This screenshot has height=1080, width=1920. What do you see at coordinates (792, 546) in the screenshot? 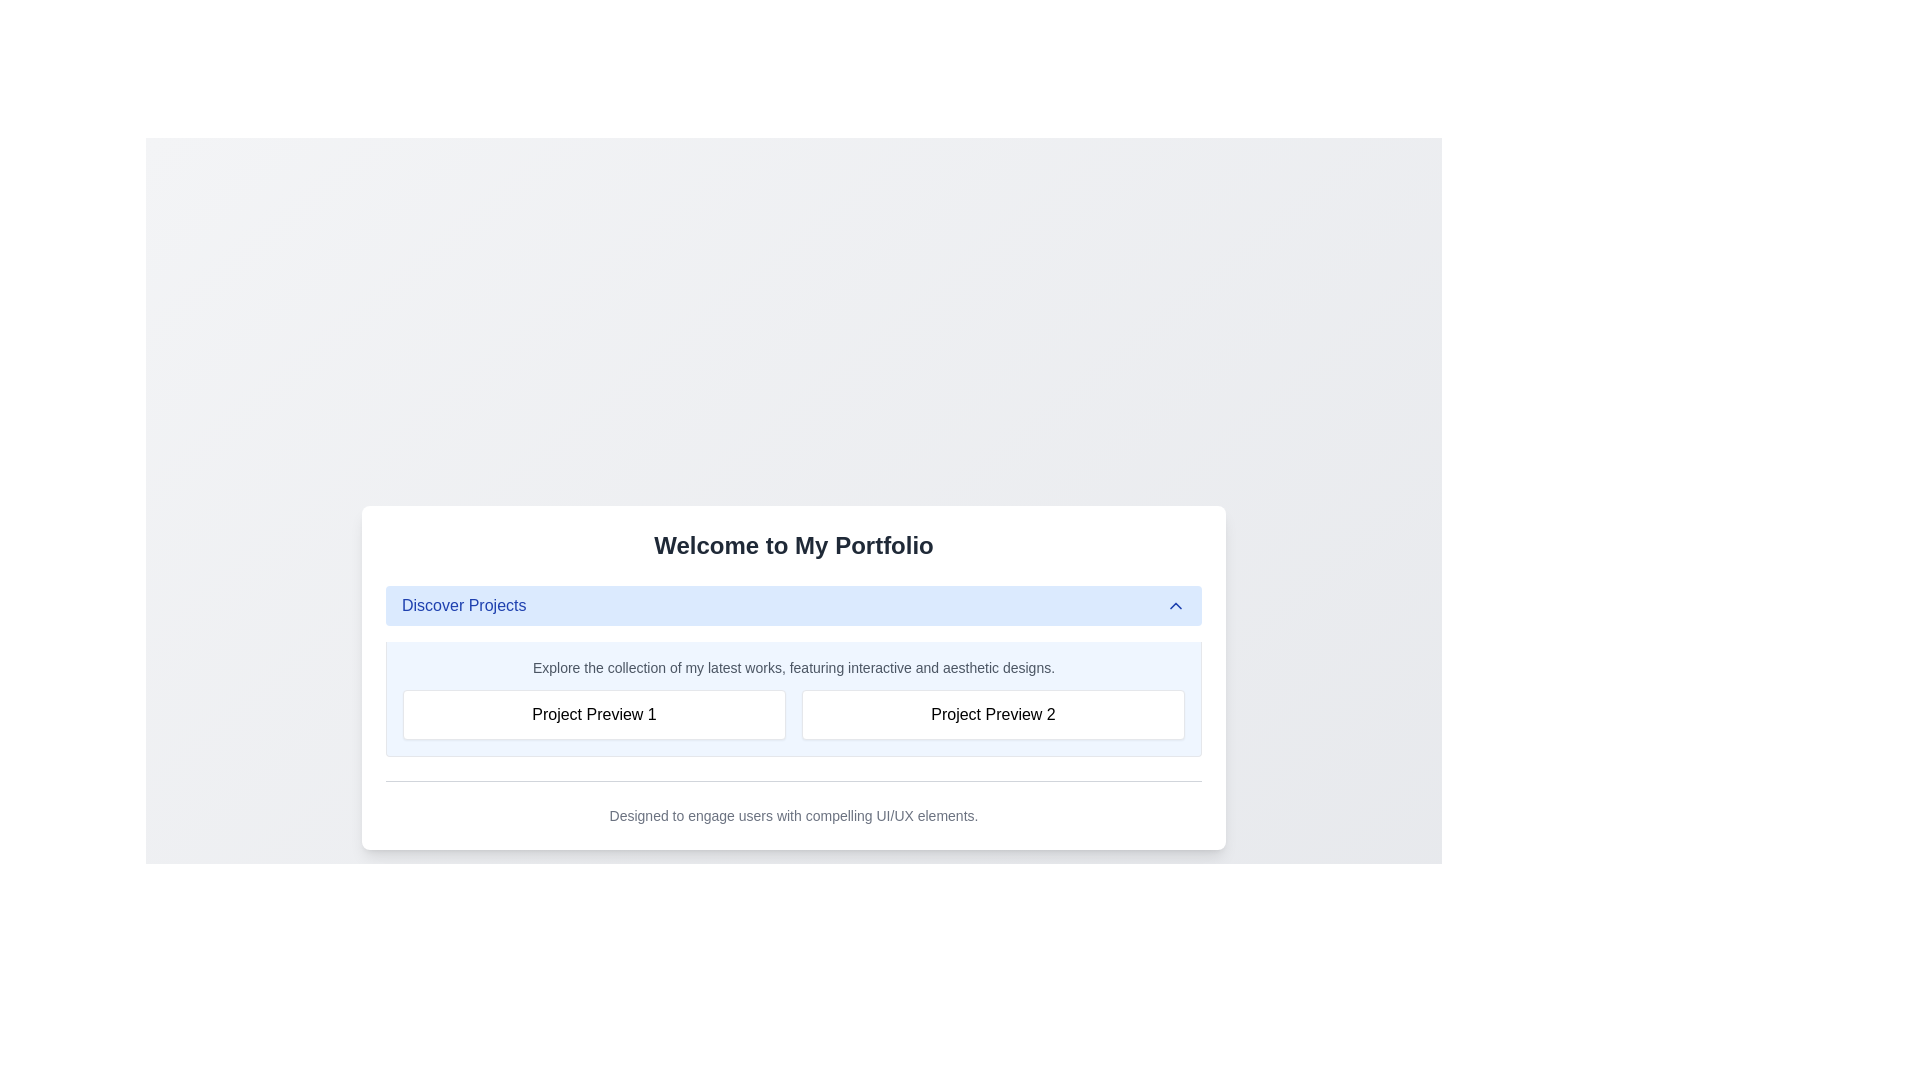
I see `the text heading that reads 'Welcome to My Portfolio', which is prominently displayed at the top of the main content section` at bounding box center [792, 546].